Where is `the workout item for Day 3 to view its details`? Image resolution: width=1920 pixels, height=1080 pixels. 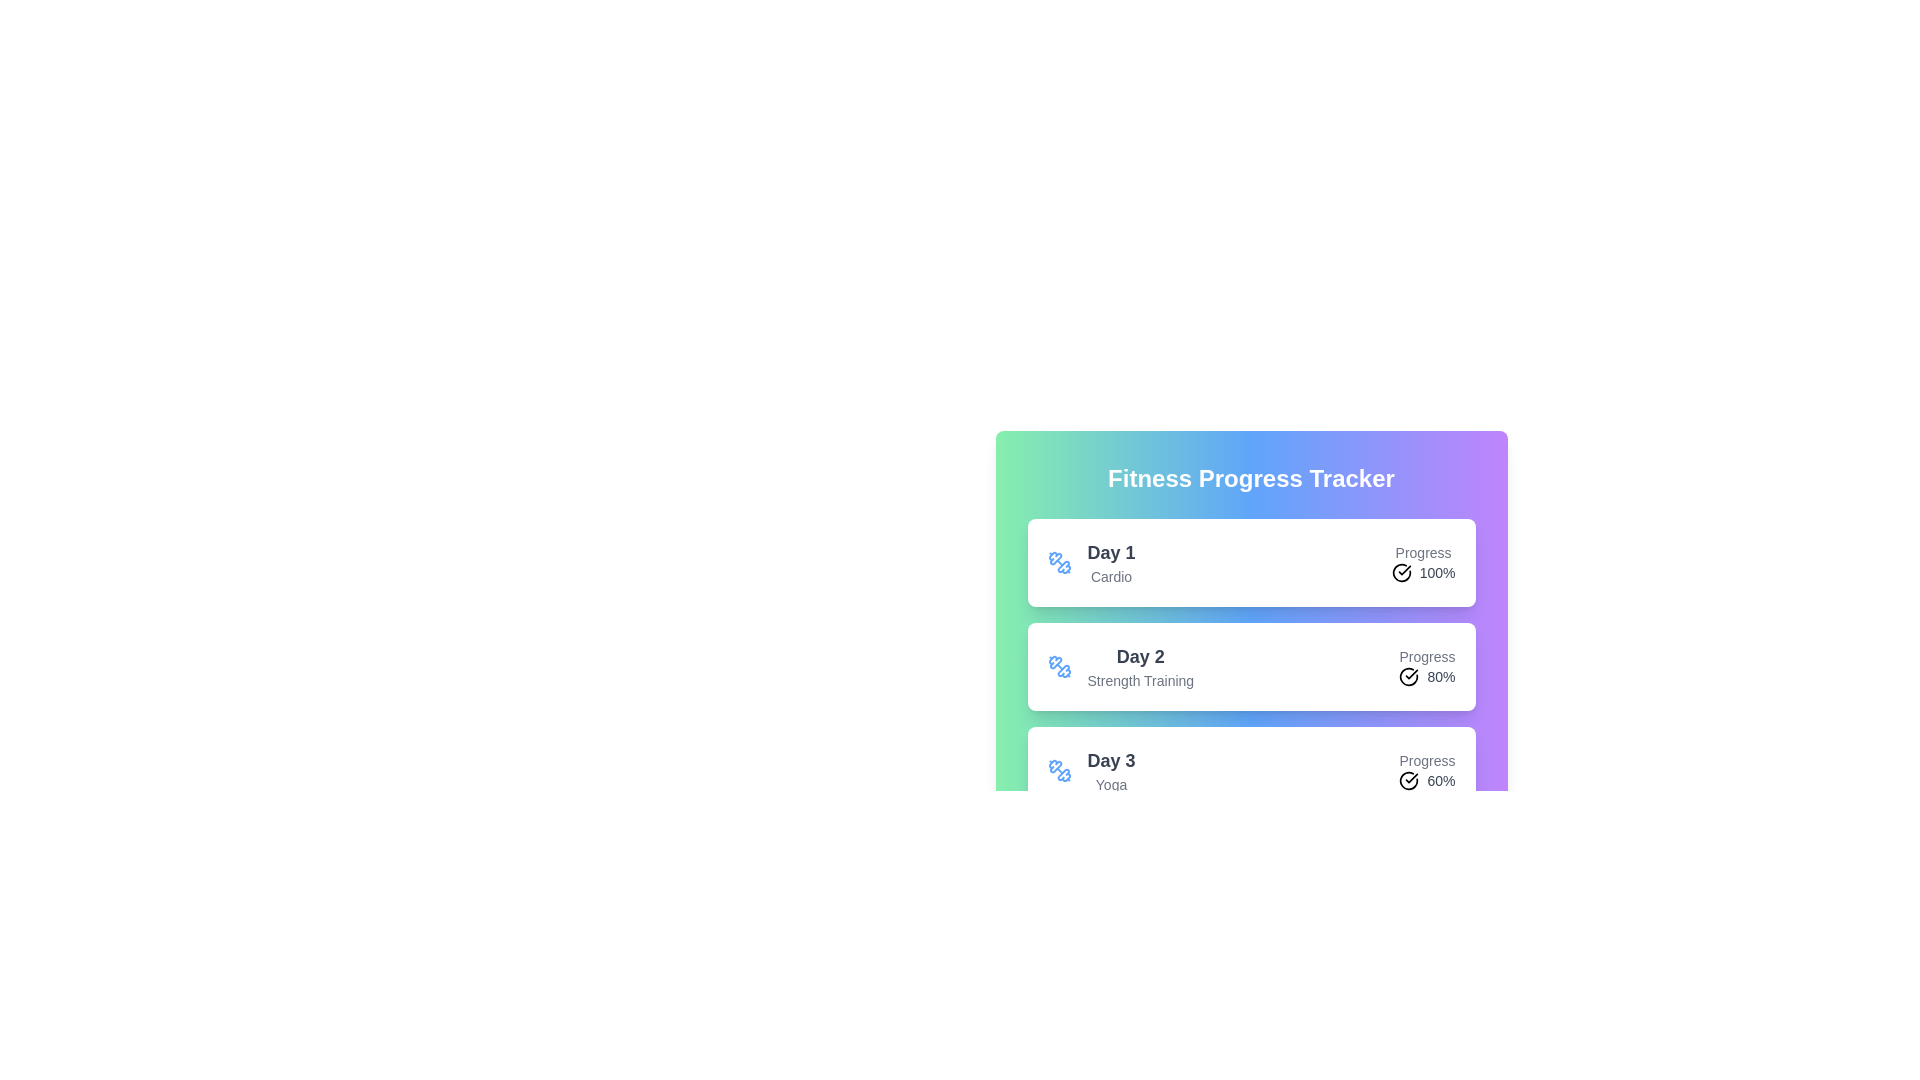
the workout item for Day 3 to view its details is located at coordinates (1250, 770).